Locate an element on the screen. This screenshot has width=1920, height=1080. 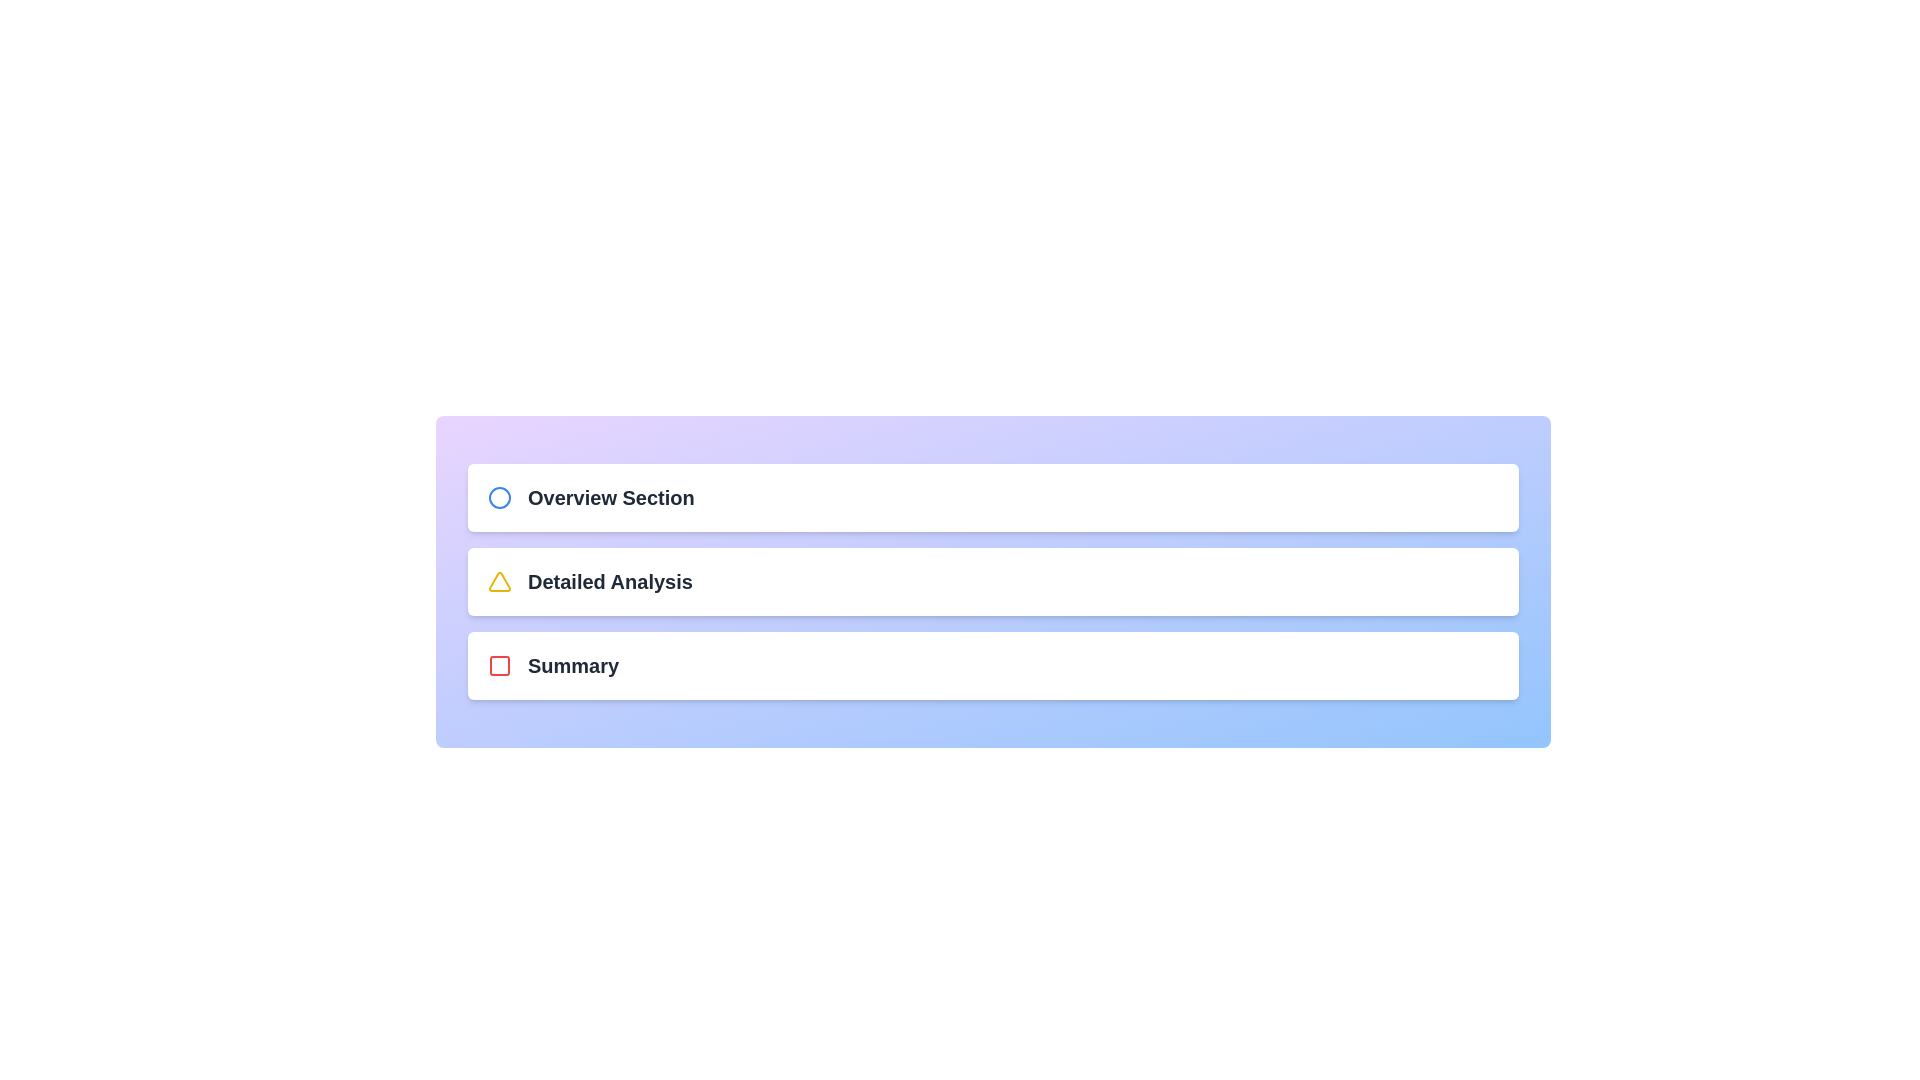
the triangular icon with a yellow outline, located to the left of the 'Detailed Analysis' text is located at coordinates (499, 582).